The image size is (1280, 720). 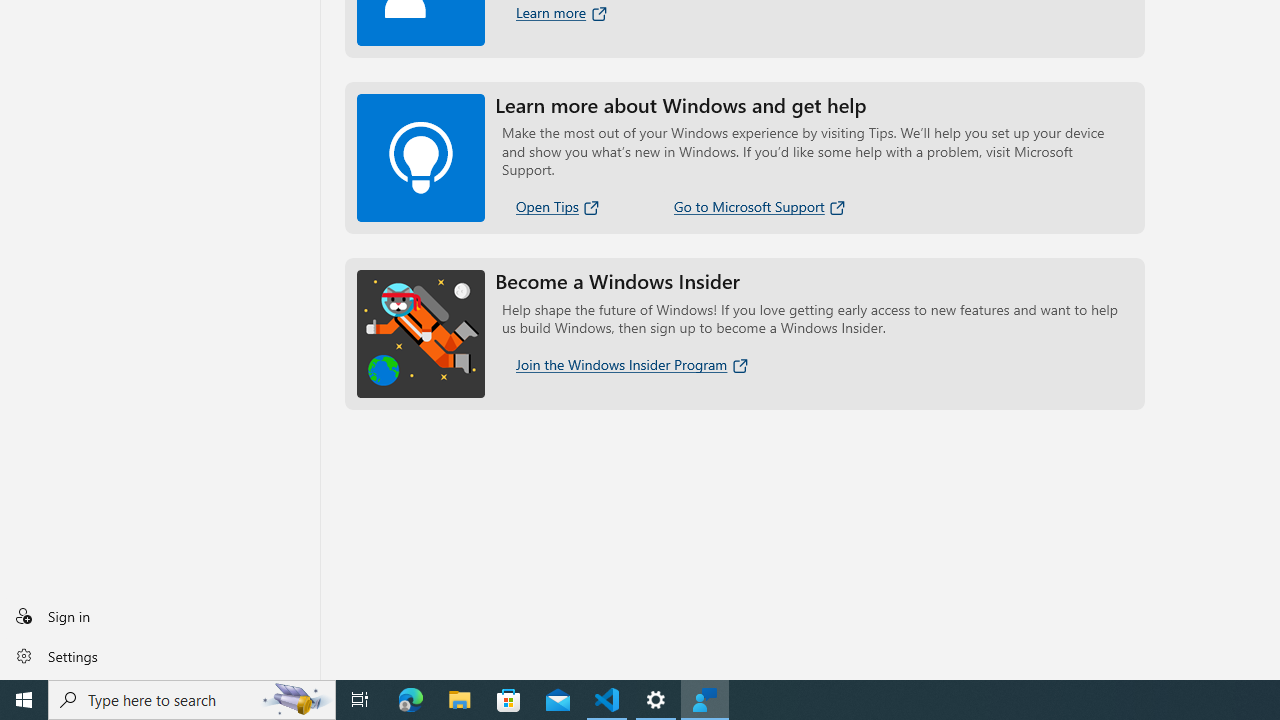 I want to click on 'Settings', so click(x=160, y=655).